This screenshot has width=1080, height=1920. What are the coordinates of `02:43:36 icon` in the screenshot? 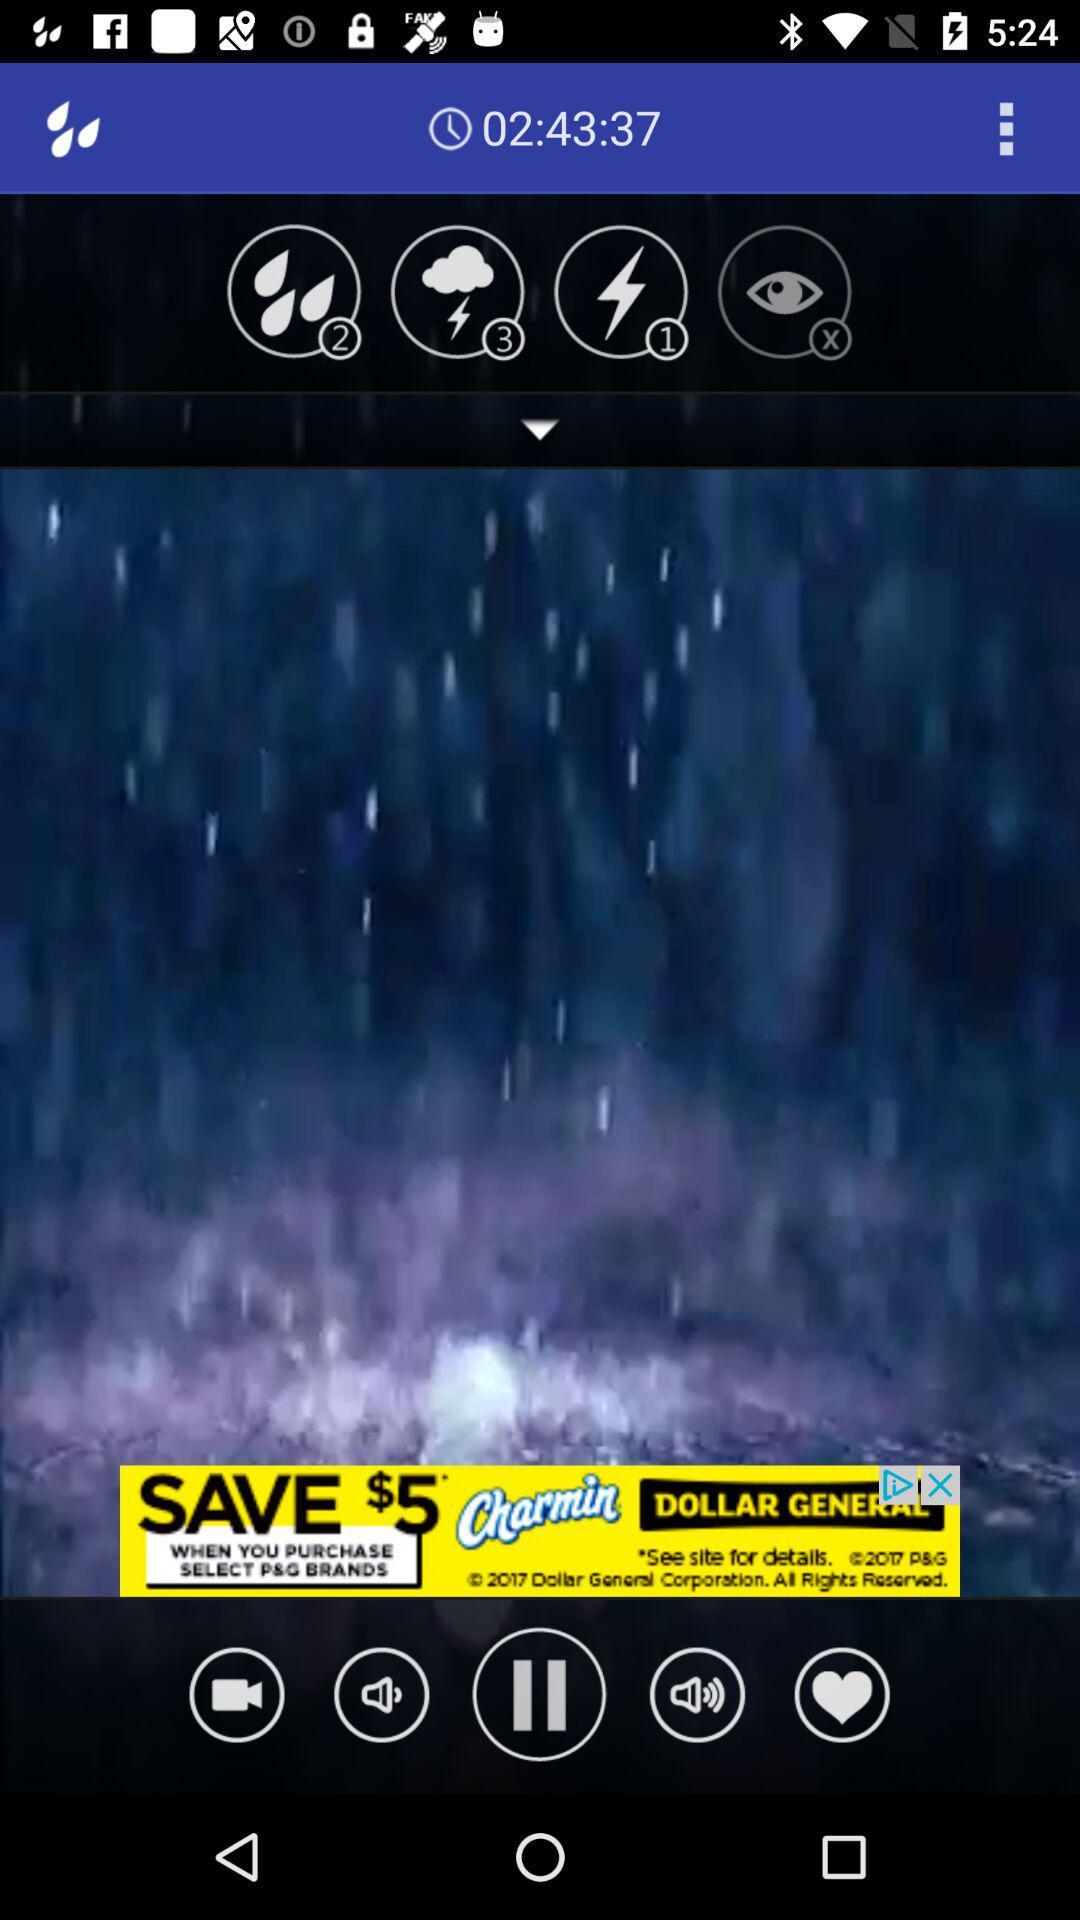 It's located at (571, 127).